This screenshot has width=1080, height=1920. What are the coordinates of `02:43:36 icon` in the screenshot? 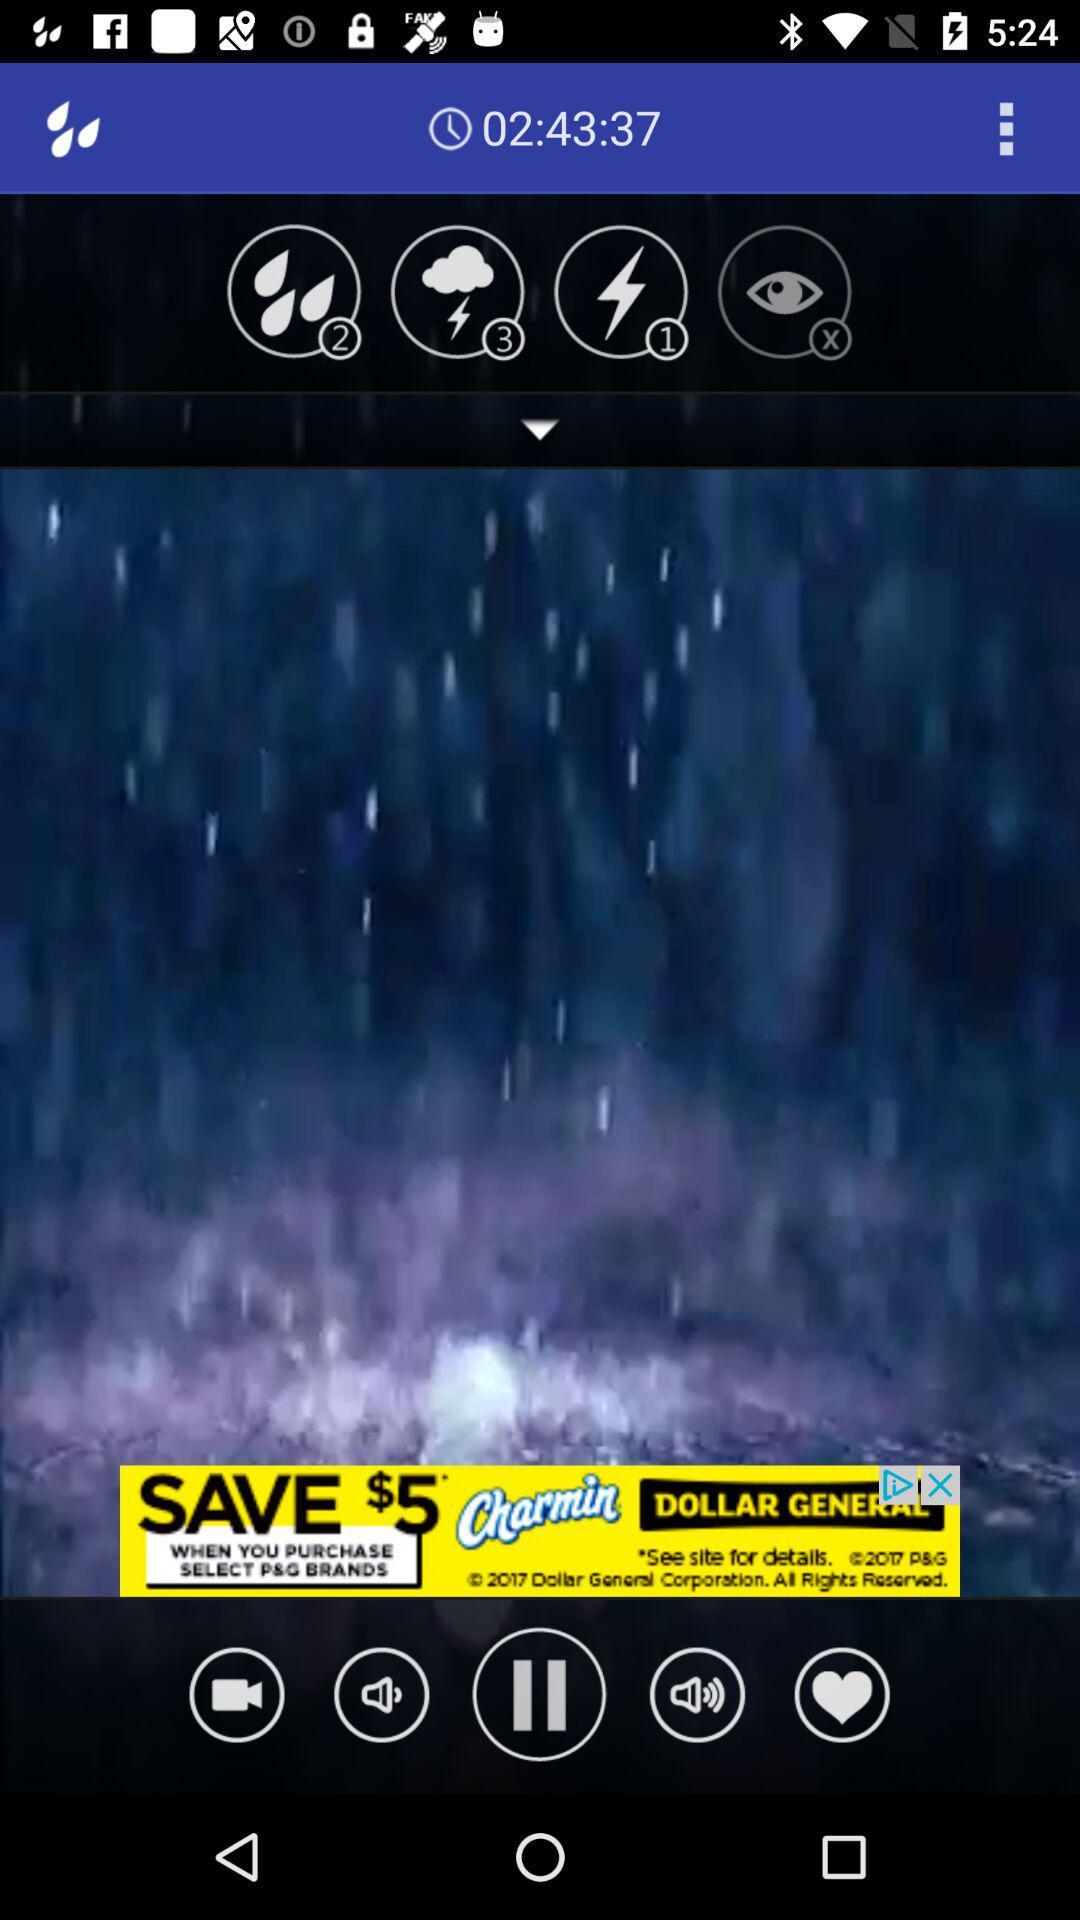 It's located at (571, 127).